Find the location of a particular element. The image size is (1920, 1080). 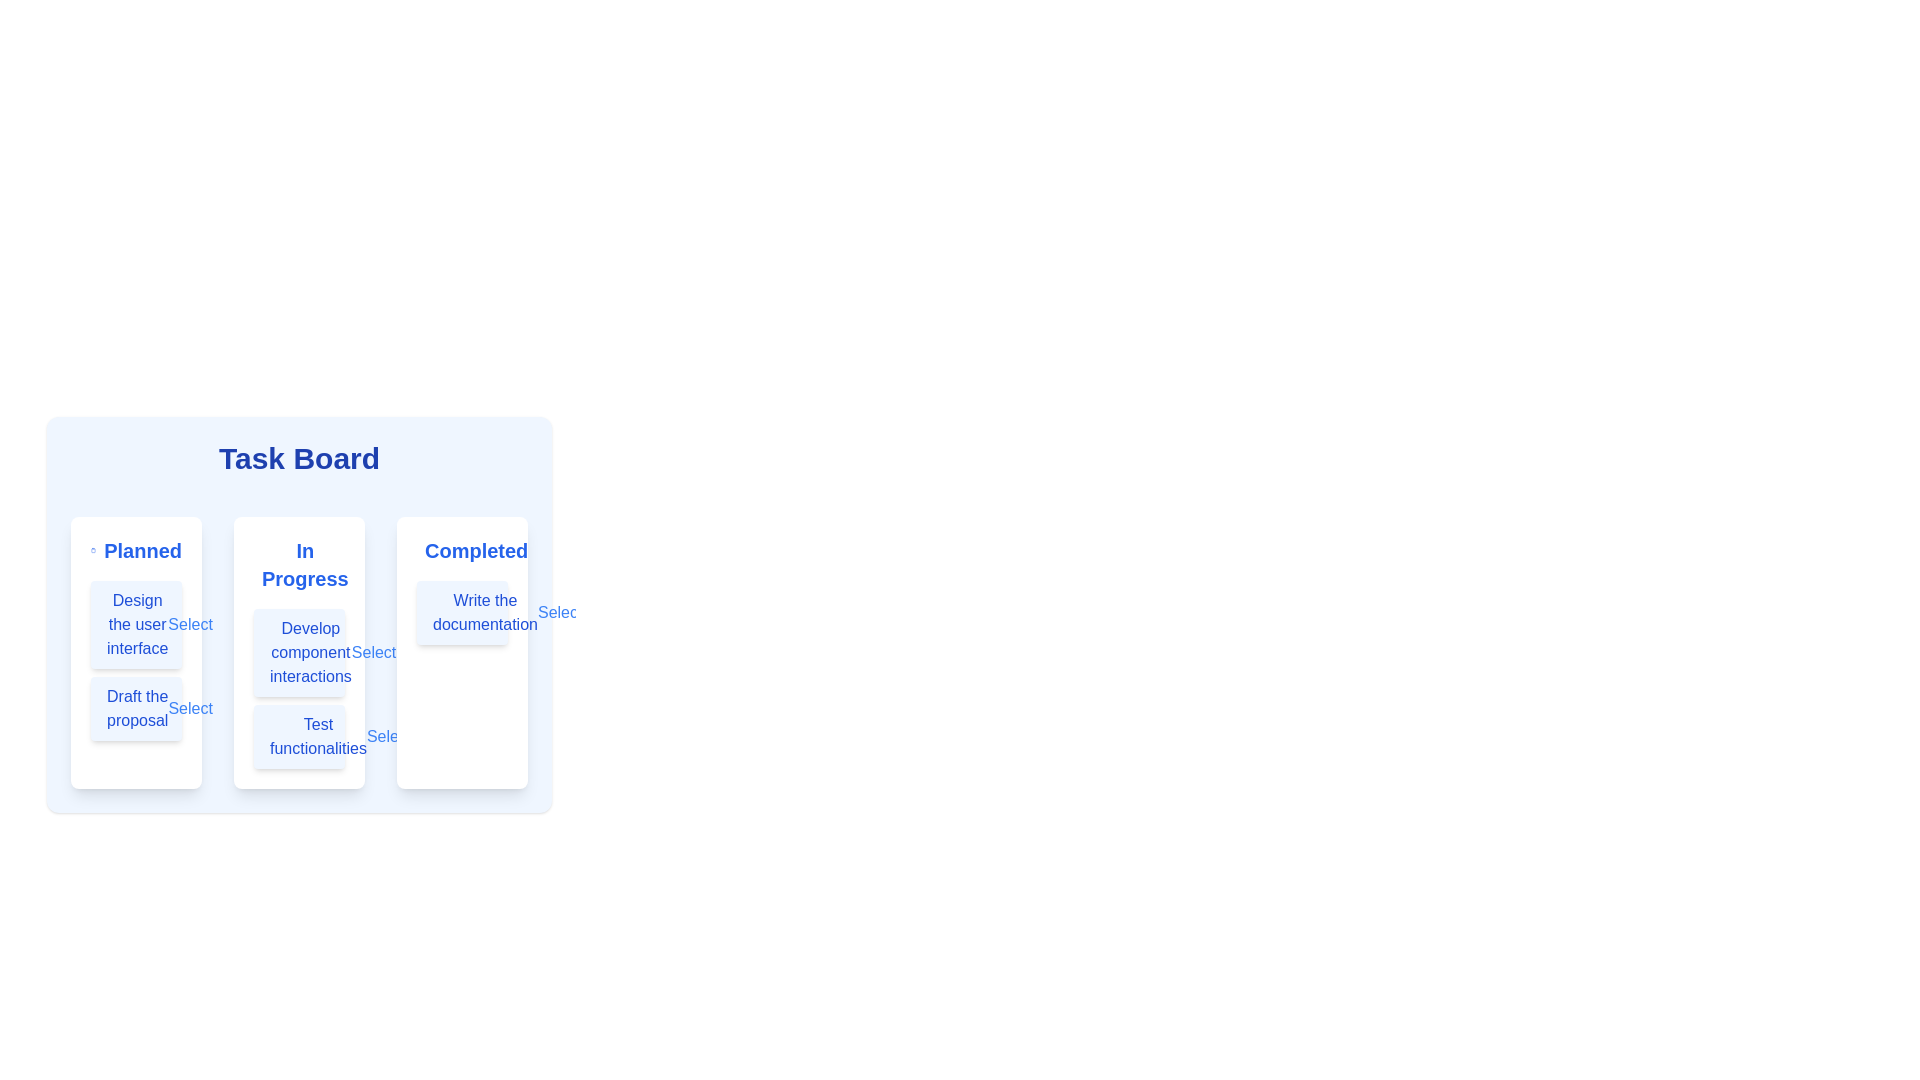

the task item labeled 'Write the documentation' within the 'Completed' column of the task board is located at coordinates (461, 612).